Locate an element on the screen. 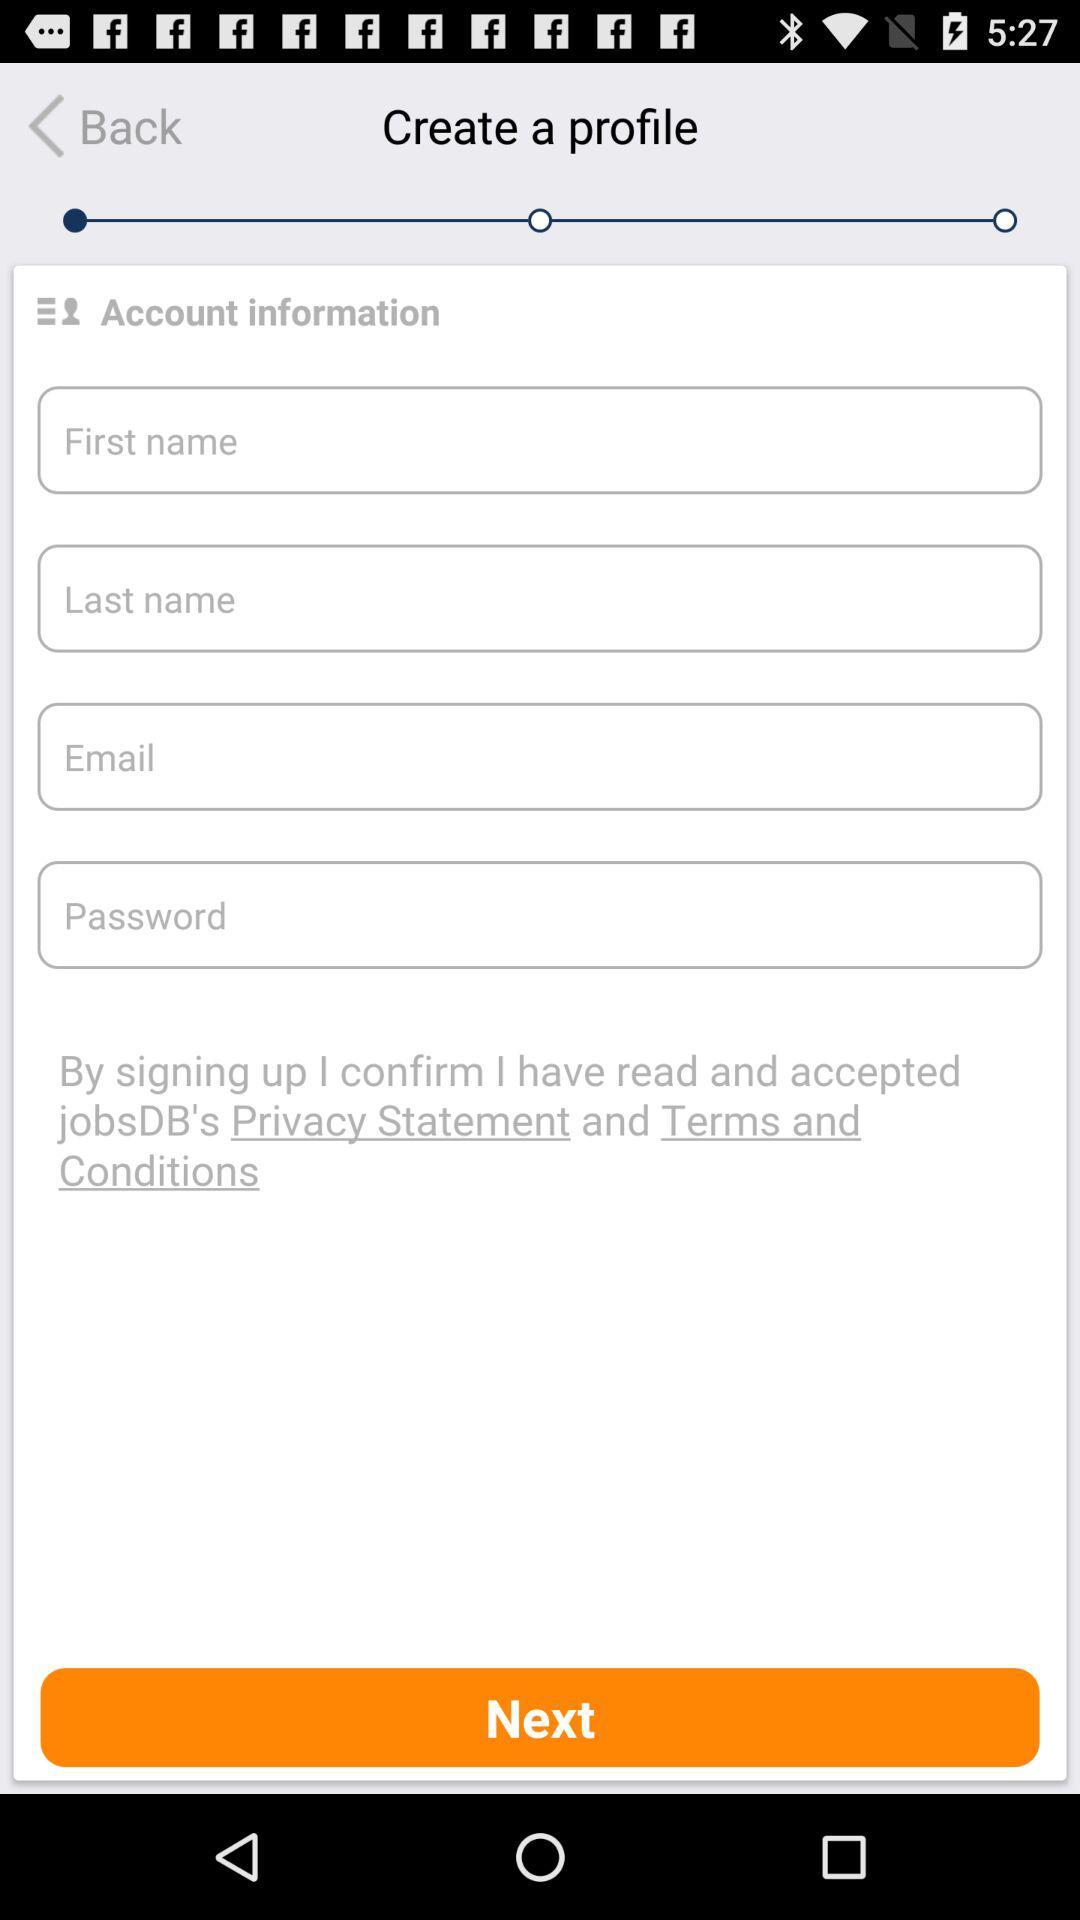  the box saying last name is located at coordinates (540, 598).